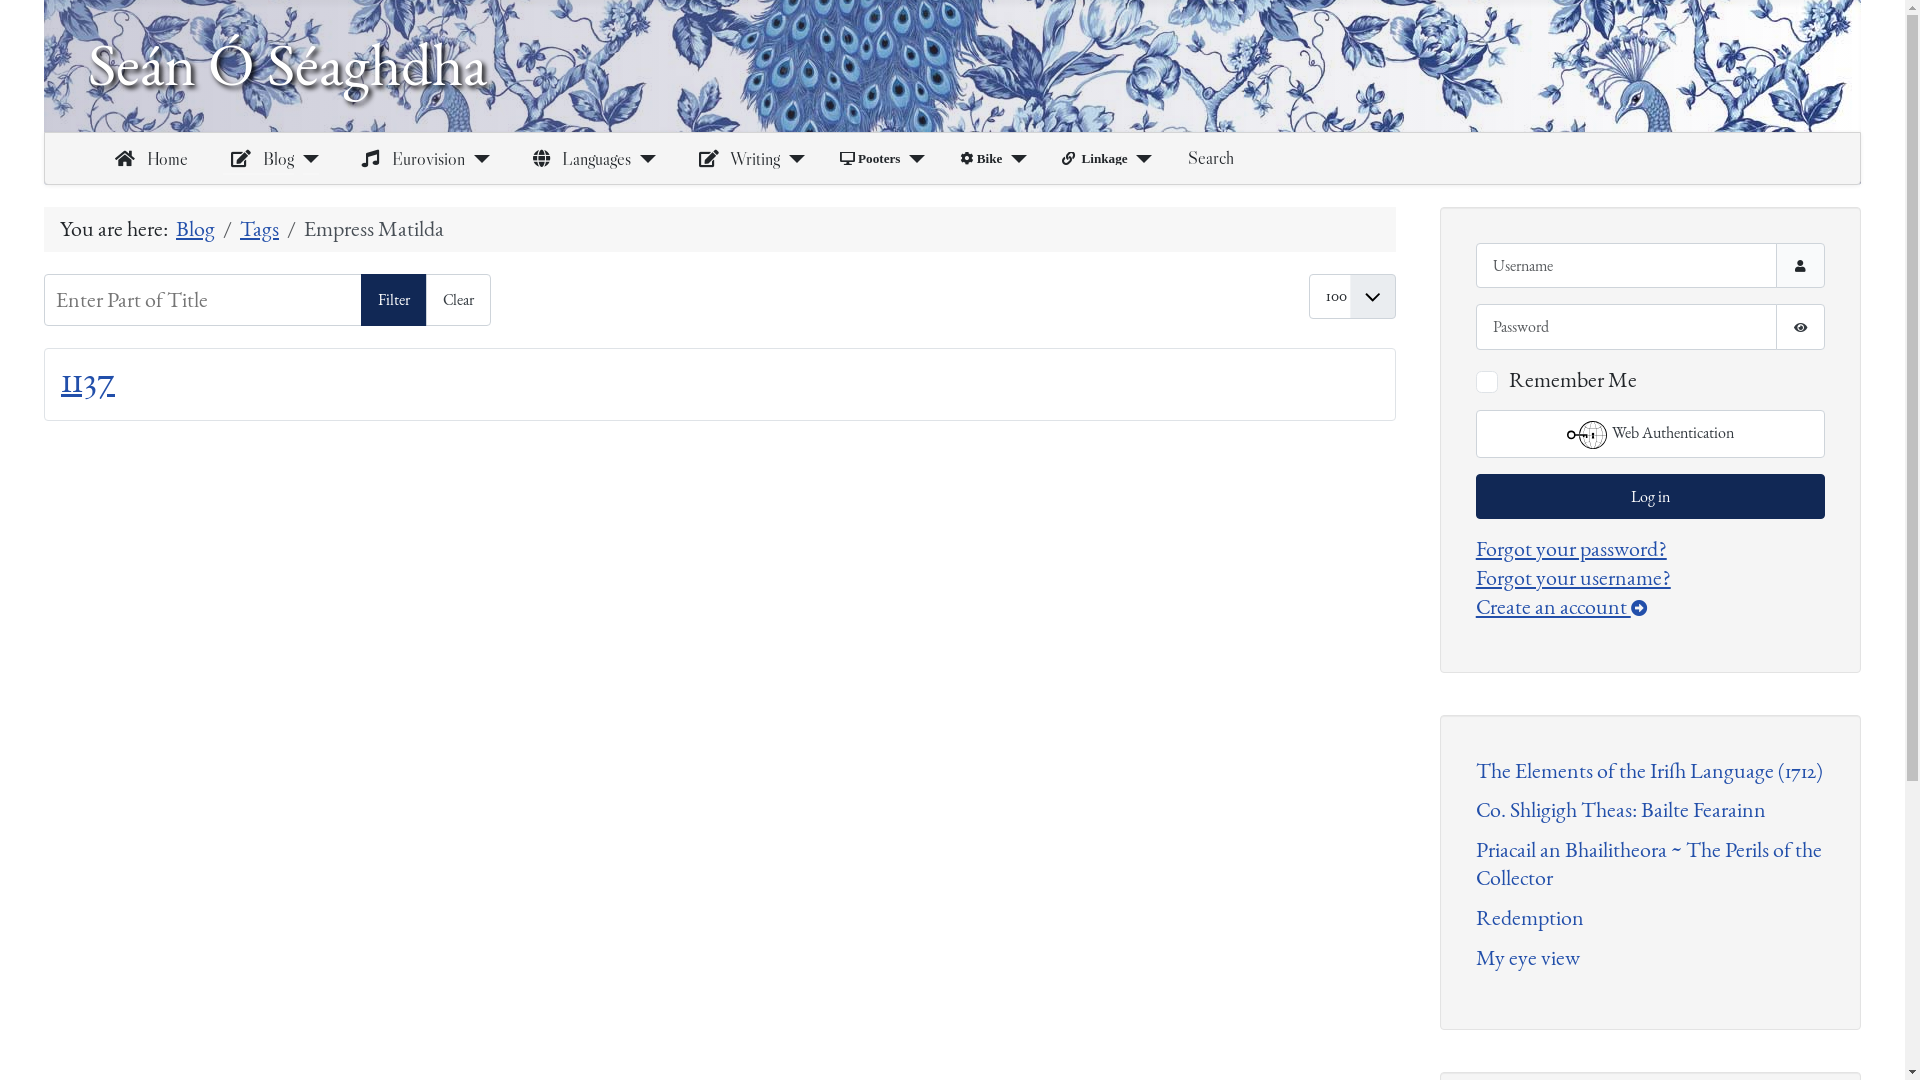 This screenshot has width=1920, height=1080. What do you see at coordinates (1529, 918) in the screenshot?
I see `'Redemption'` at bounding box center [1529, 918].